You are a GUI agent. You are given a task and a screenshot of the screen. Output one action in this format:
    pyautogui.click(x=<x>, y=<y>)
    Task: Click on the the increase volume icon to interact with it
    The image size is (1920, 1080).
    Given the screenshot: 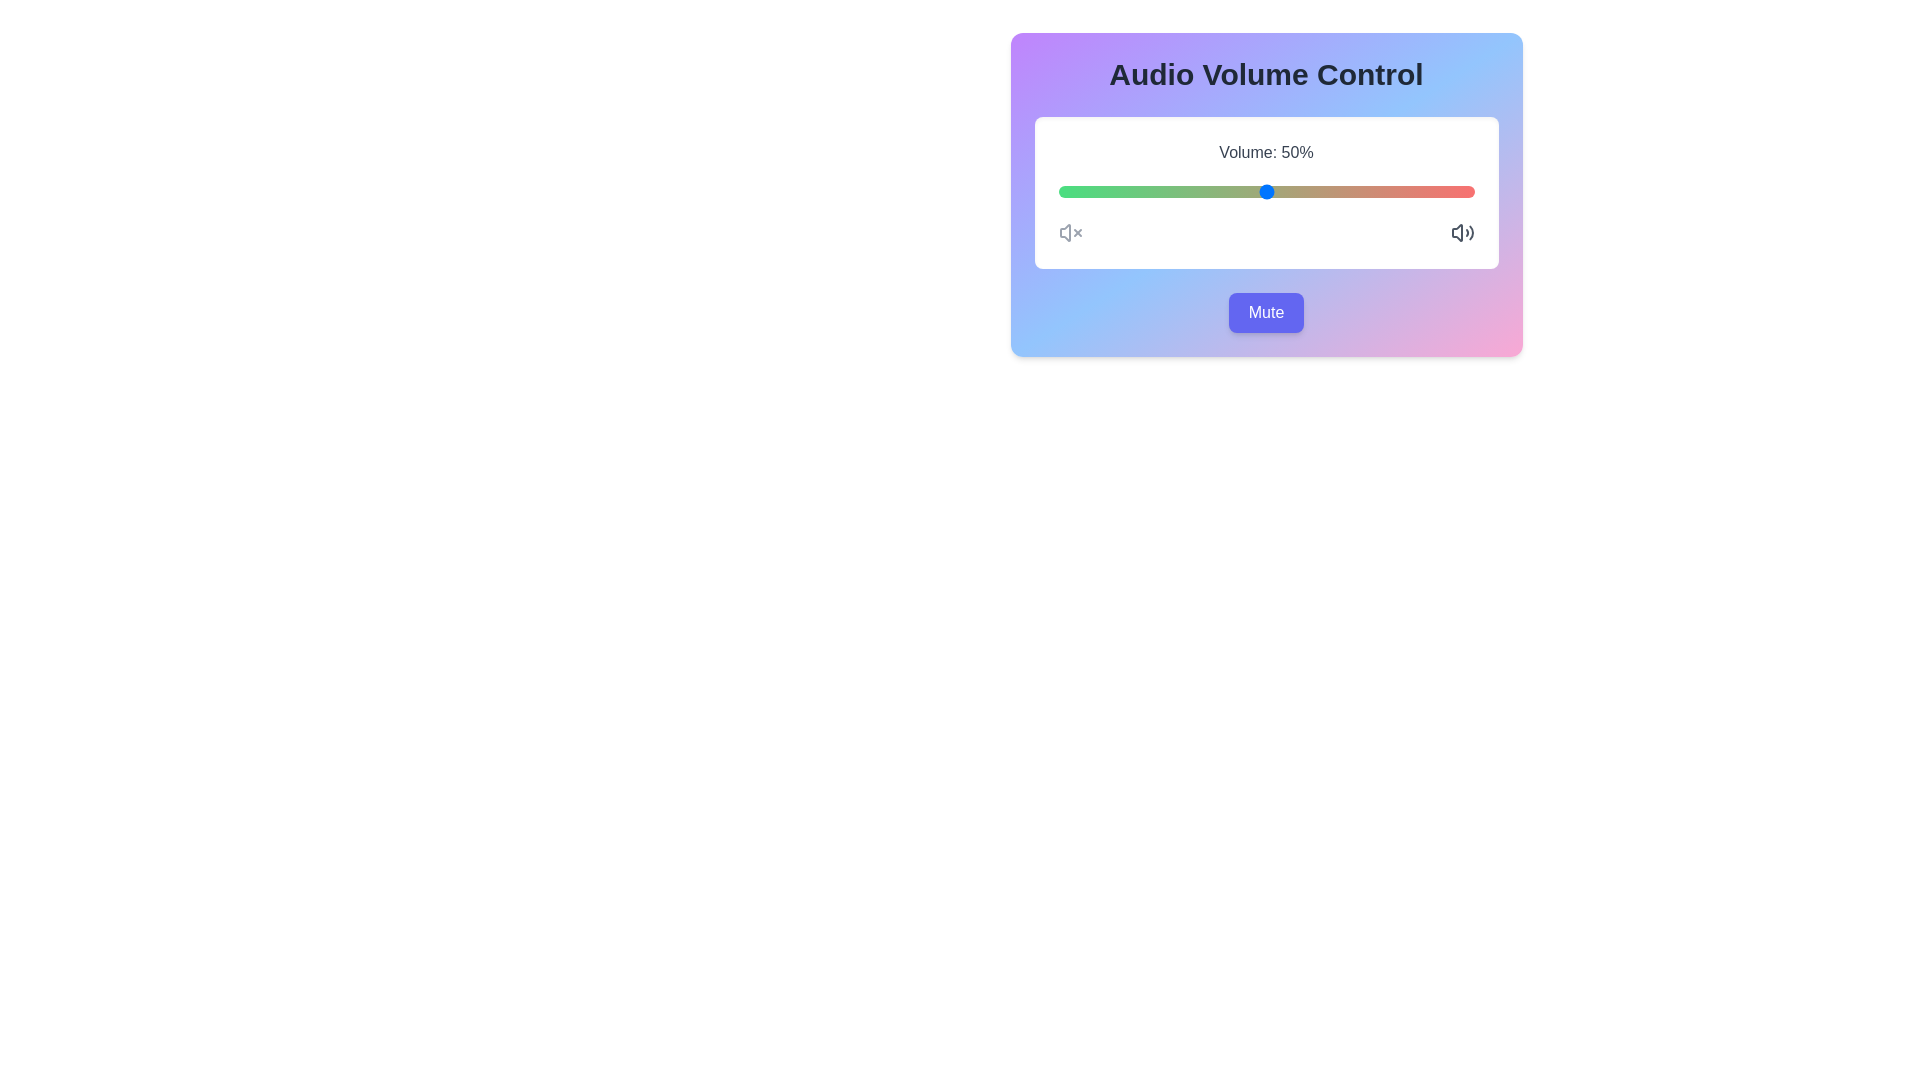 What is the action you would take?
    pyautogui.click(x=1462, y=231)
    